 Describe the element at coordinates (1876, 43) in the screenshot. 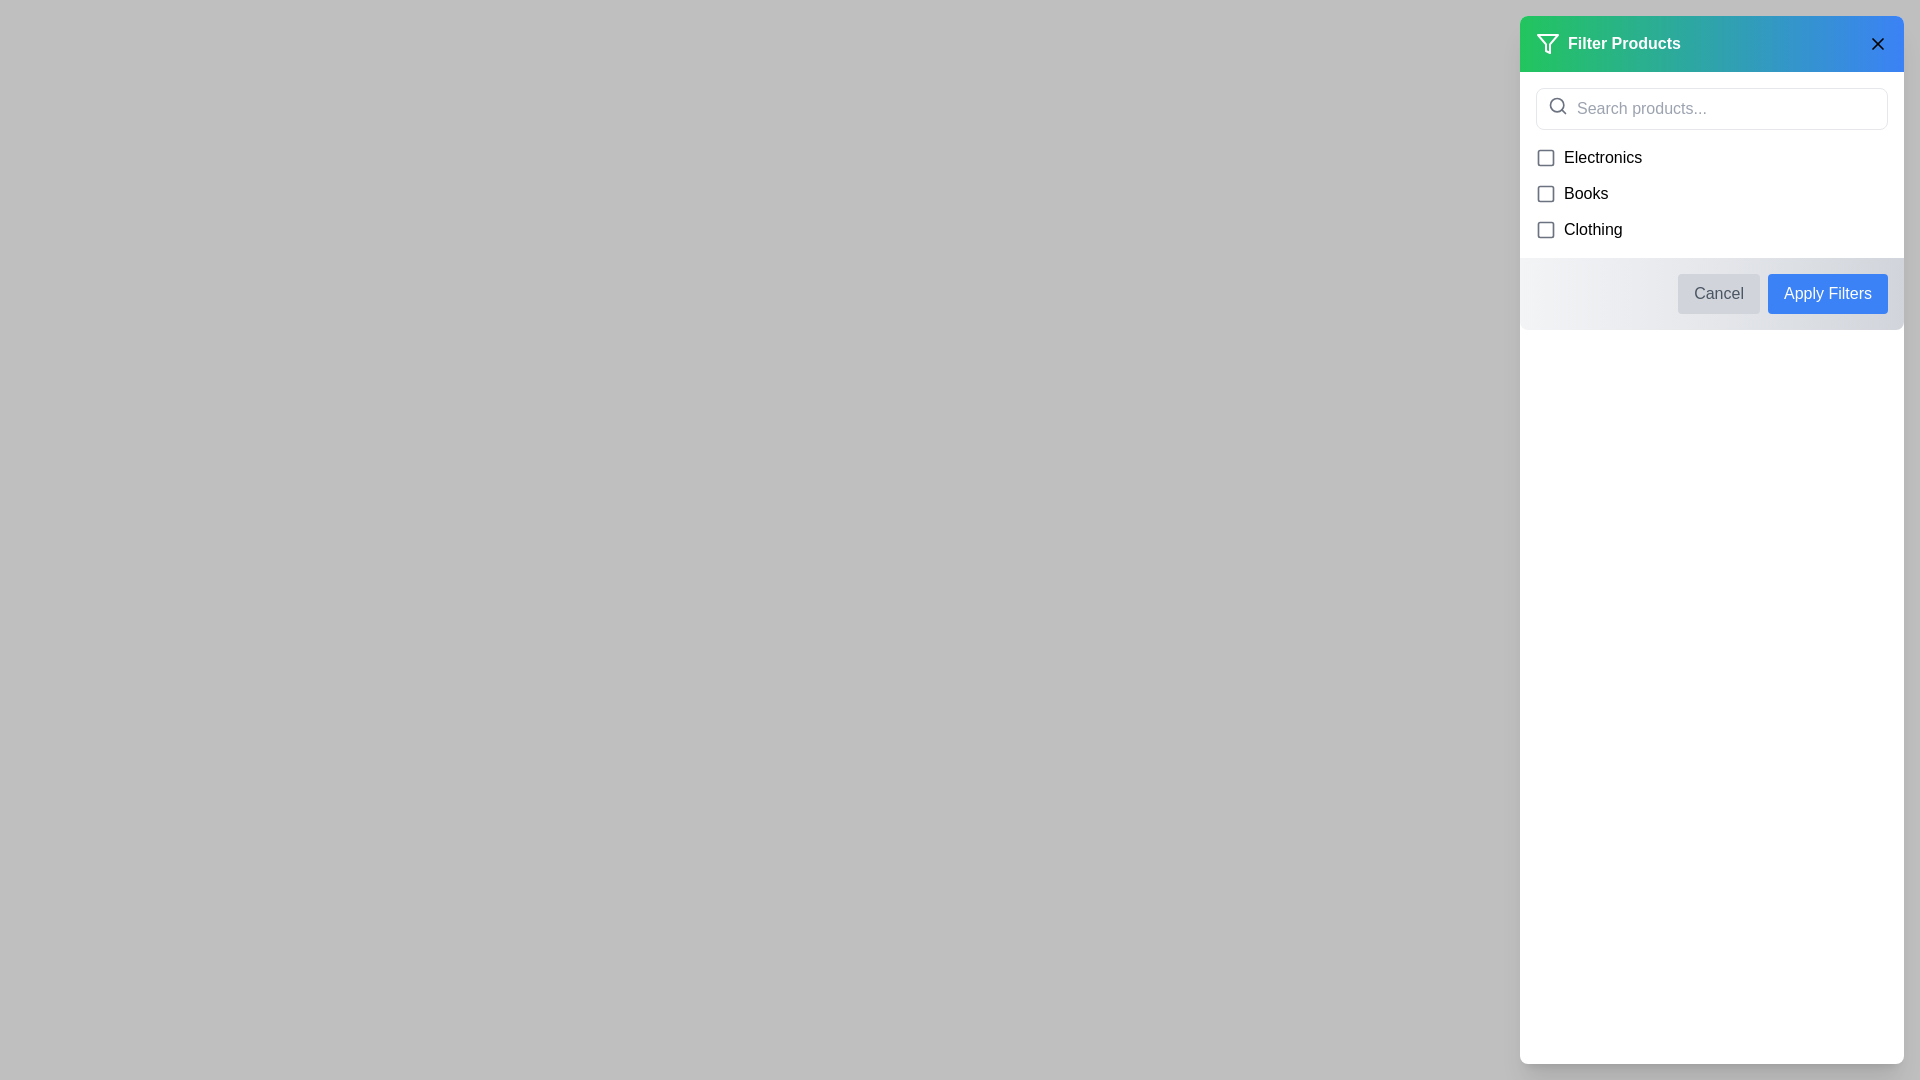

I see `the close button represented by an 'X' icon with a black color on a blue background, located in the top-right corner of the filter panel` at that location.